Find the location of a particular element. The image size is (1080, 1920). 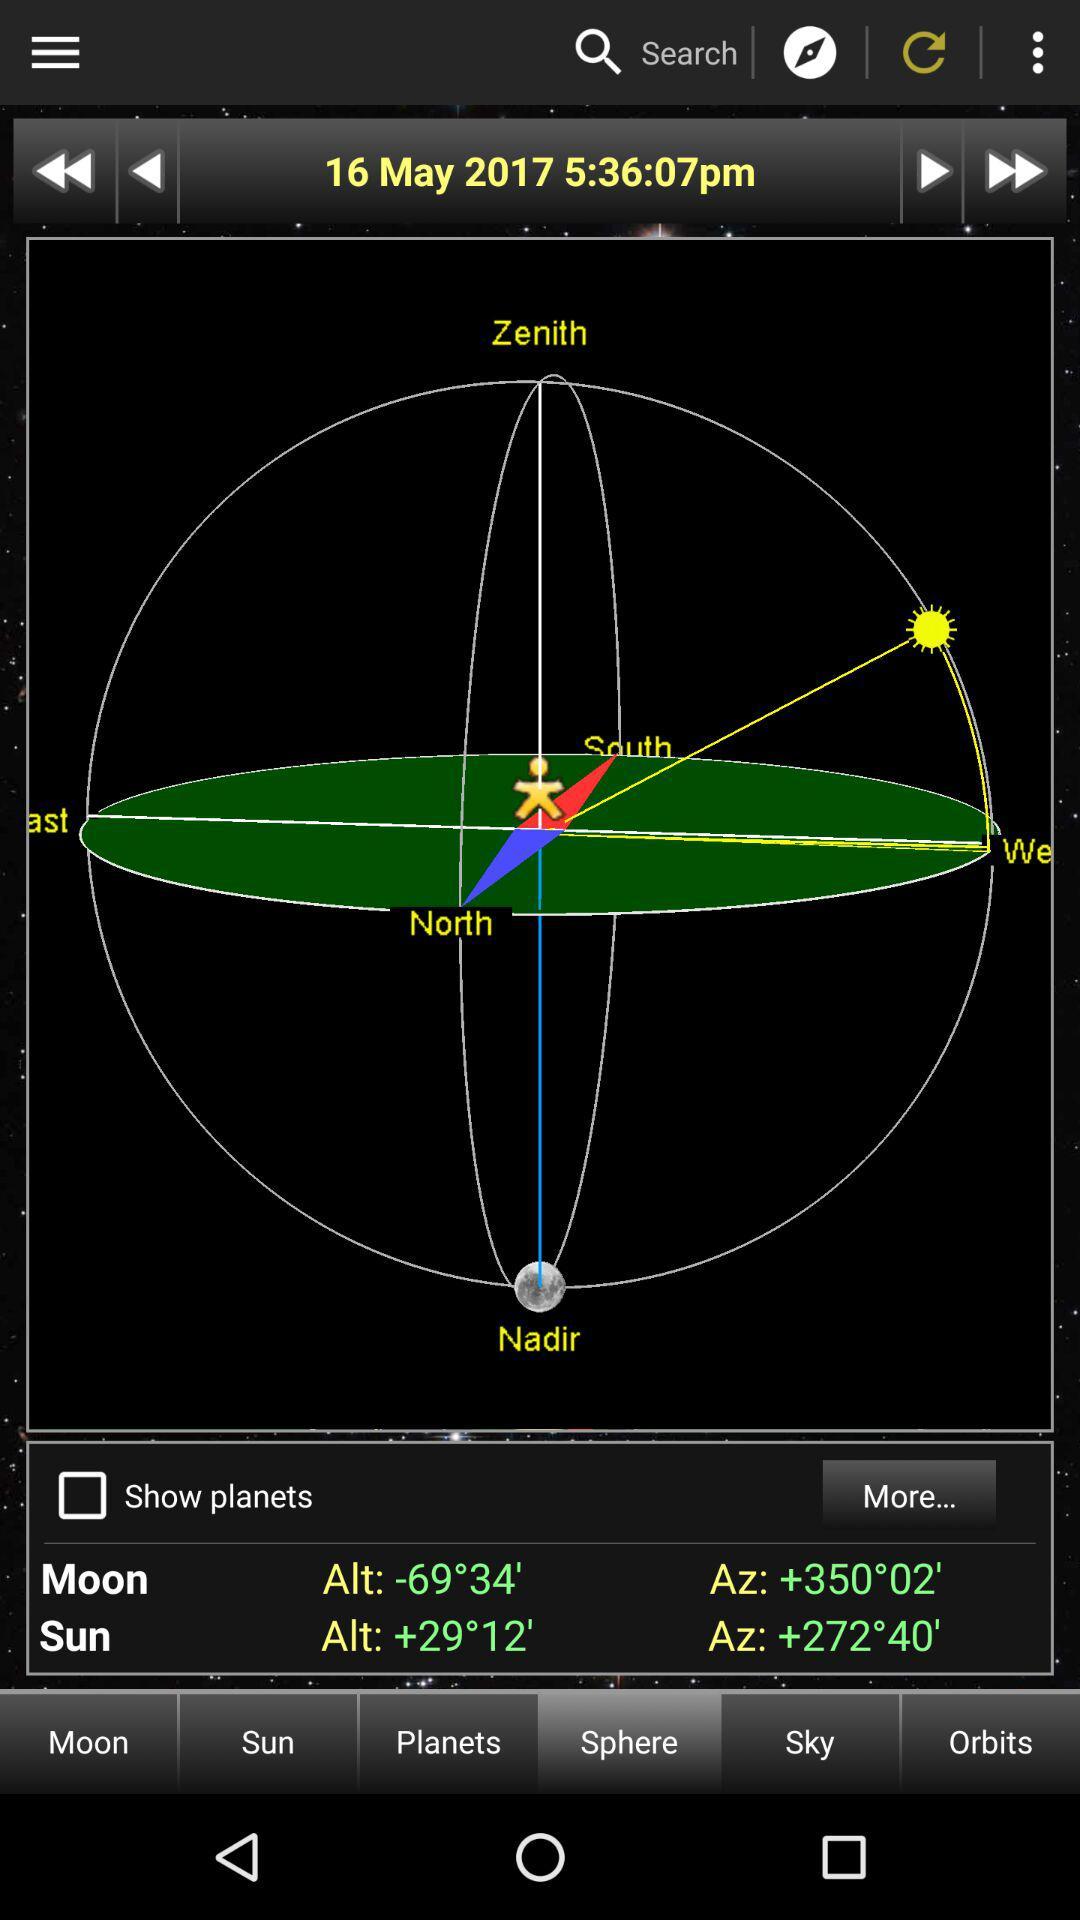

go settings is located at coordinates (54, 52).